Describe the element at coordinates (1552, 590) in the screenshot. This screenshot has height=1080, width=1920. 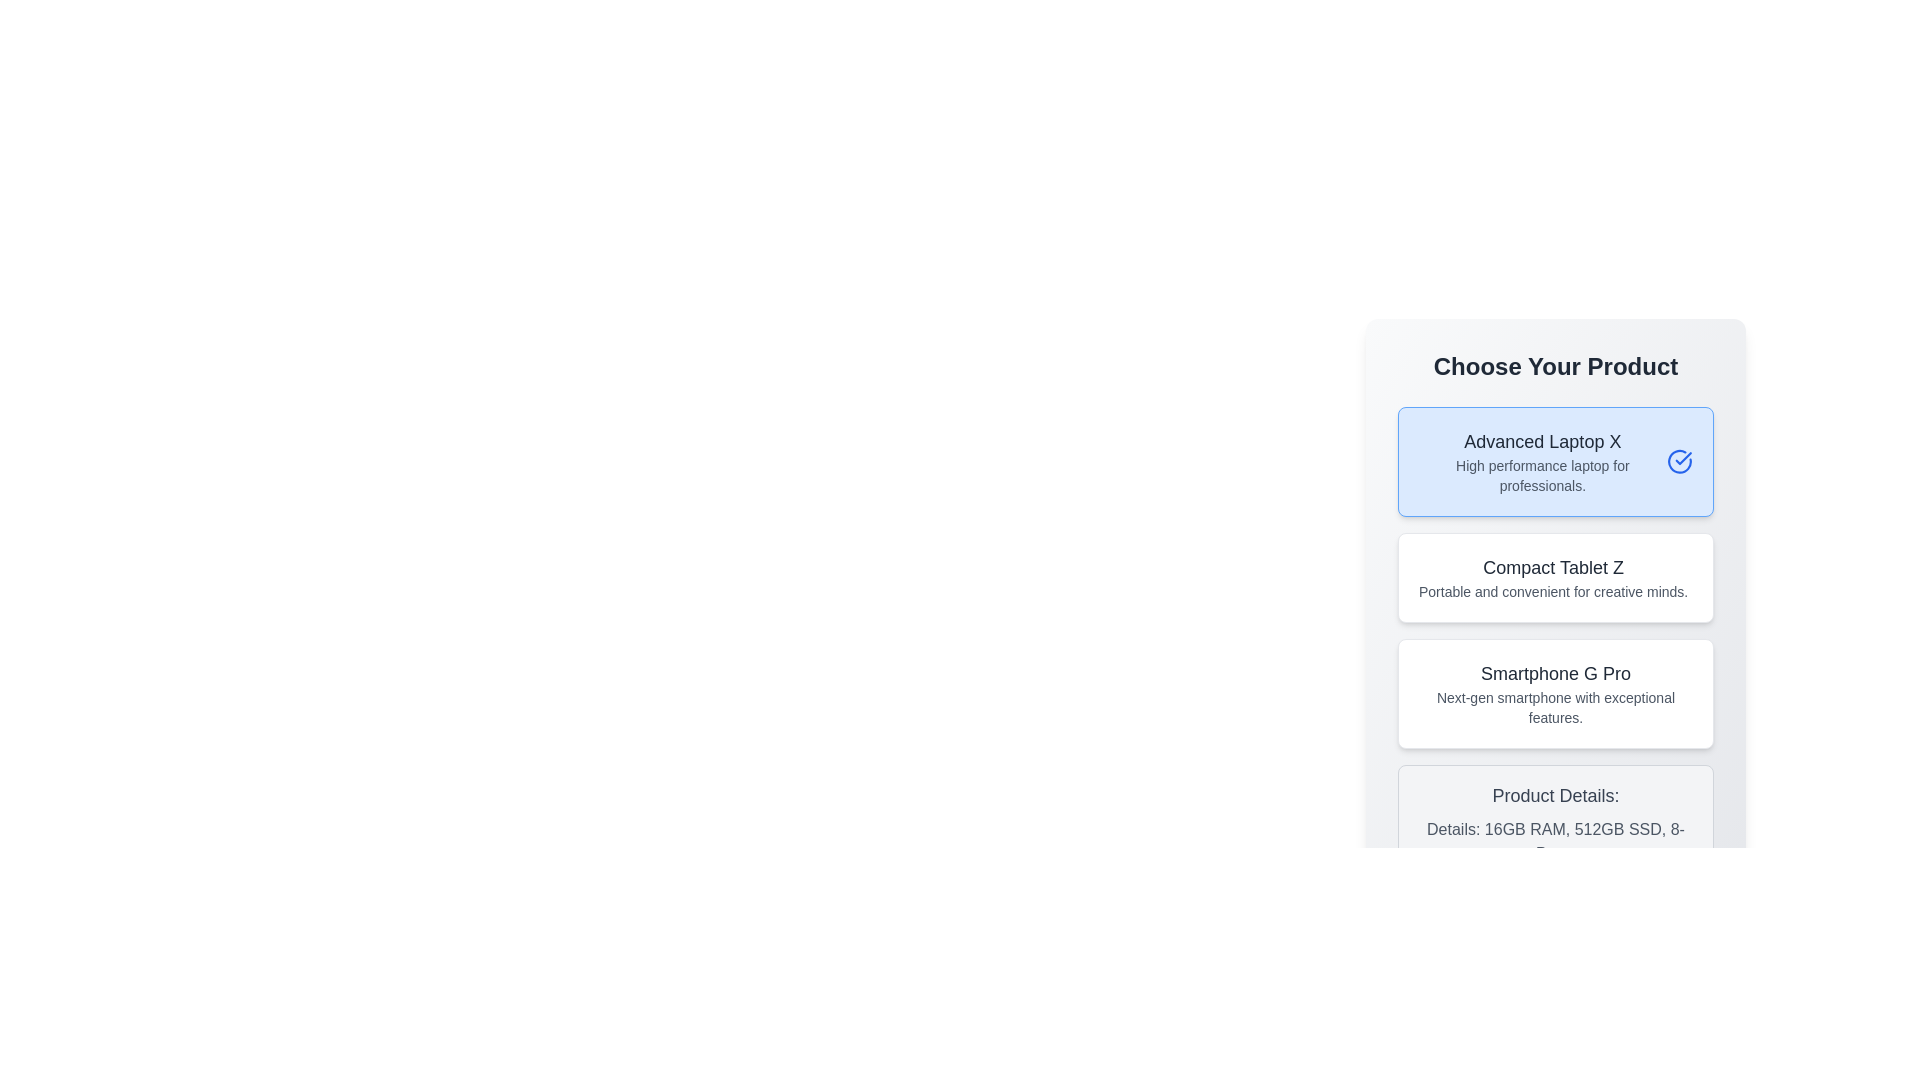
I see `the text label that provides additional context for the product 'Compact Tablet Z'` at that location.